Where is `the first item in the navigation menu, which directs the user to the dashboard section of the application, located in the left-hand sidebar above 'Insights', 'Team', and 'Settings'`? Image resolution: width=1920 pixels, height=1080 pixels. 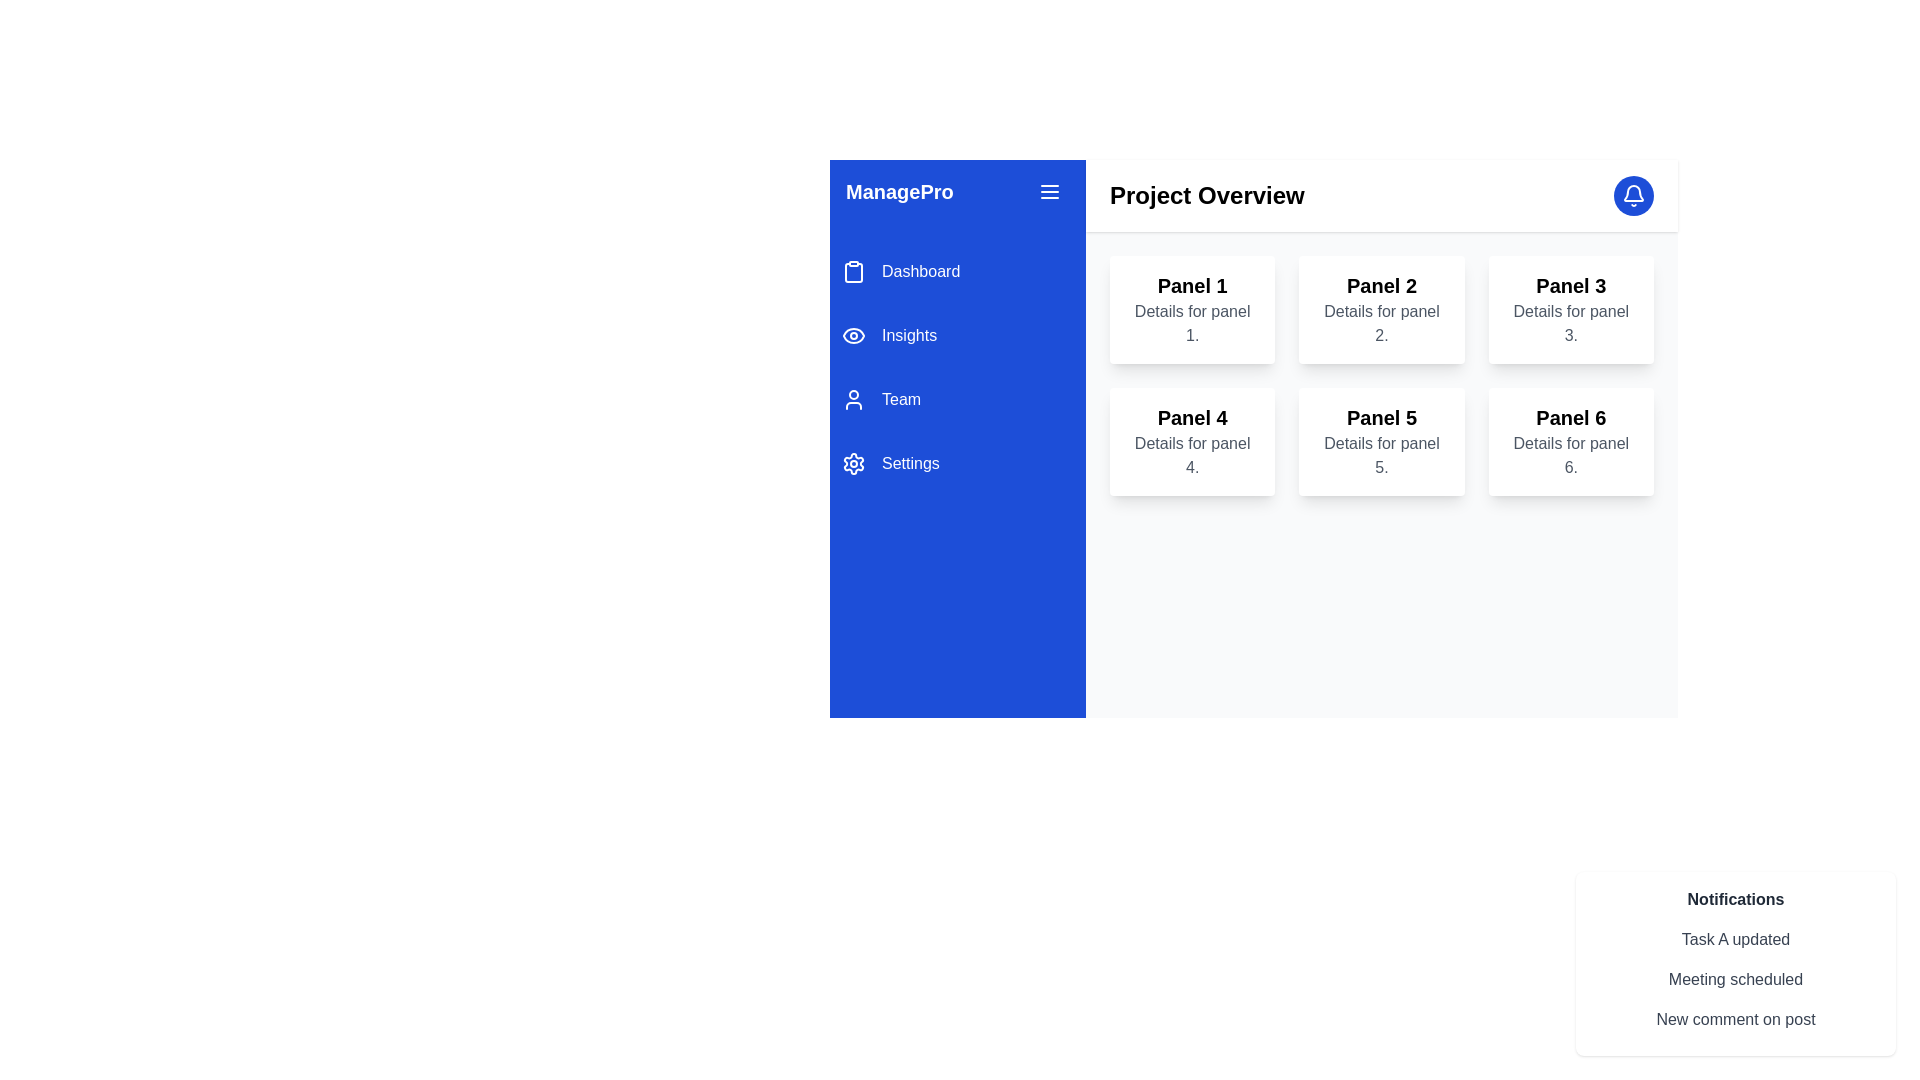
the first item in the navigation menu, which directs the user to the dashboard section of the application, located in the left-hand sidebar above 'Insights', 'Team', and 'Settings' is located at coordinates (957, 272).